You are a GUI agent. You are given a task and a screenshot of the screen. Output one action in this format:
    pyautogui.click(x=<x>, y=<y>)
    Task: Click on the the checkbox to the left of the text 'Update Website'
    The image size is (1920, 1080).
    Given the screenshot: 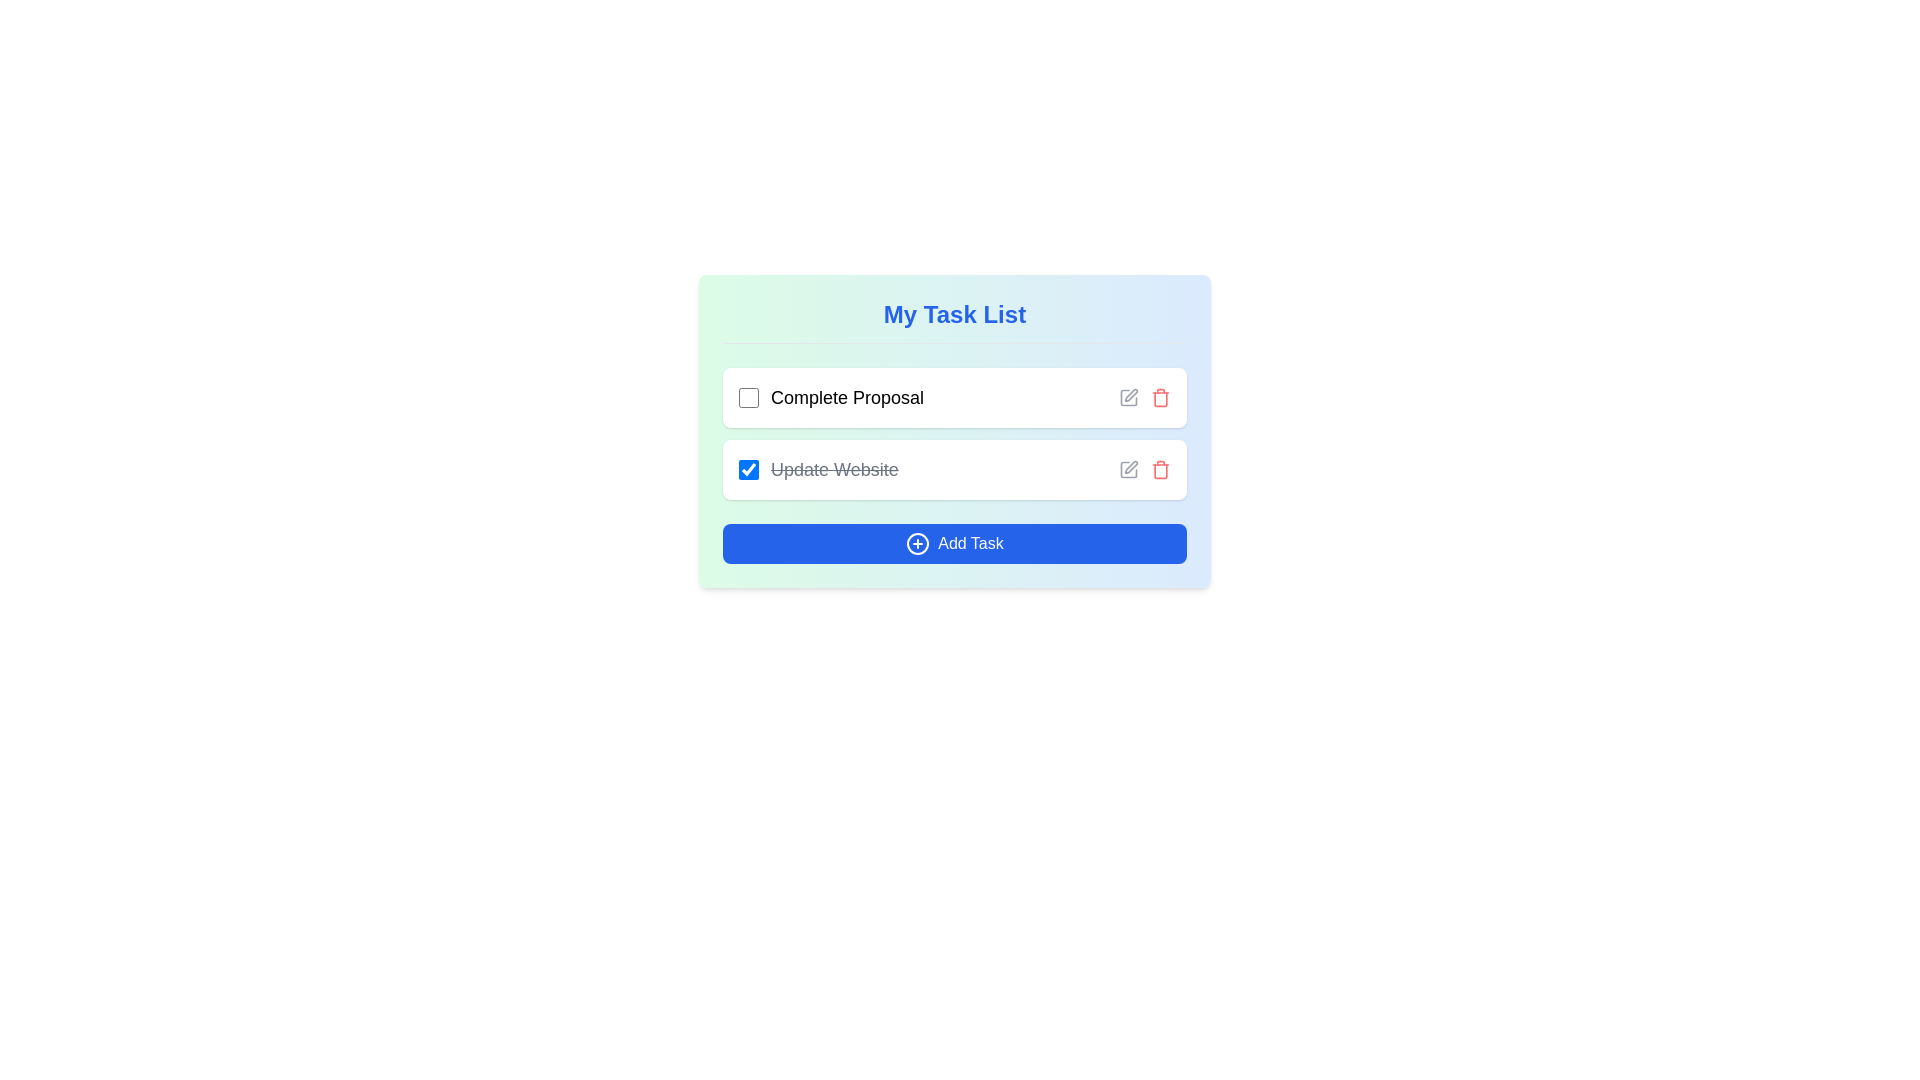 What is the action you would take?
    pyautogui.click(x=747, y=470)
    